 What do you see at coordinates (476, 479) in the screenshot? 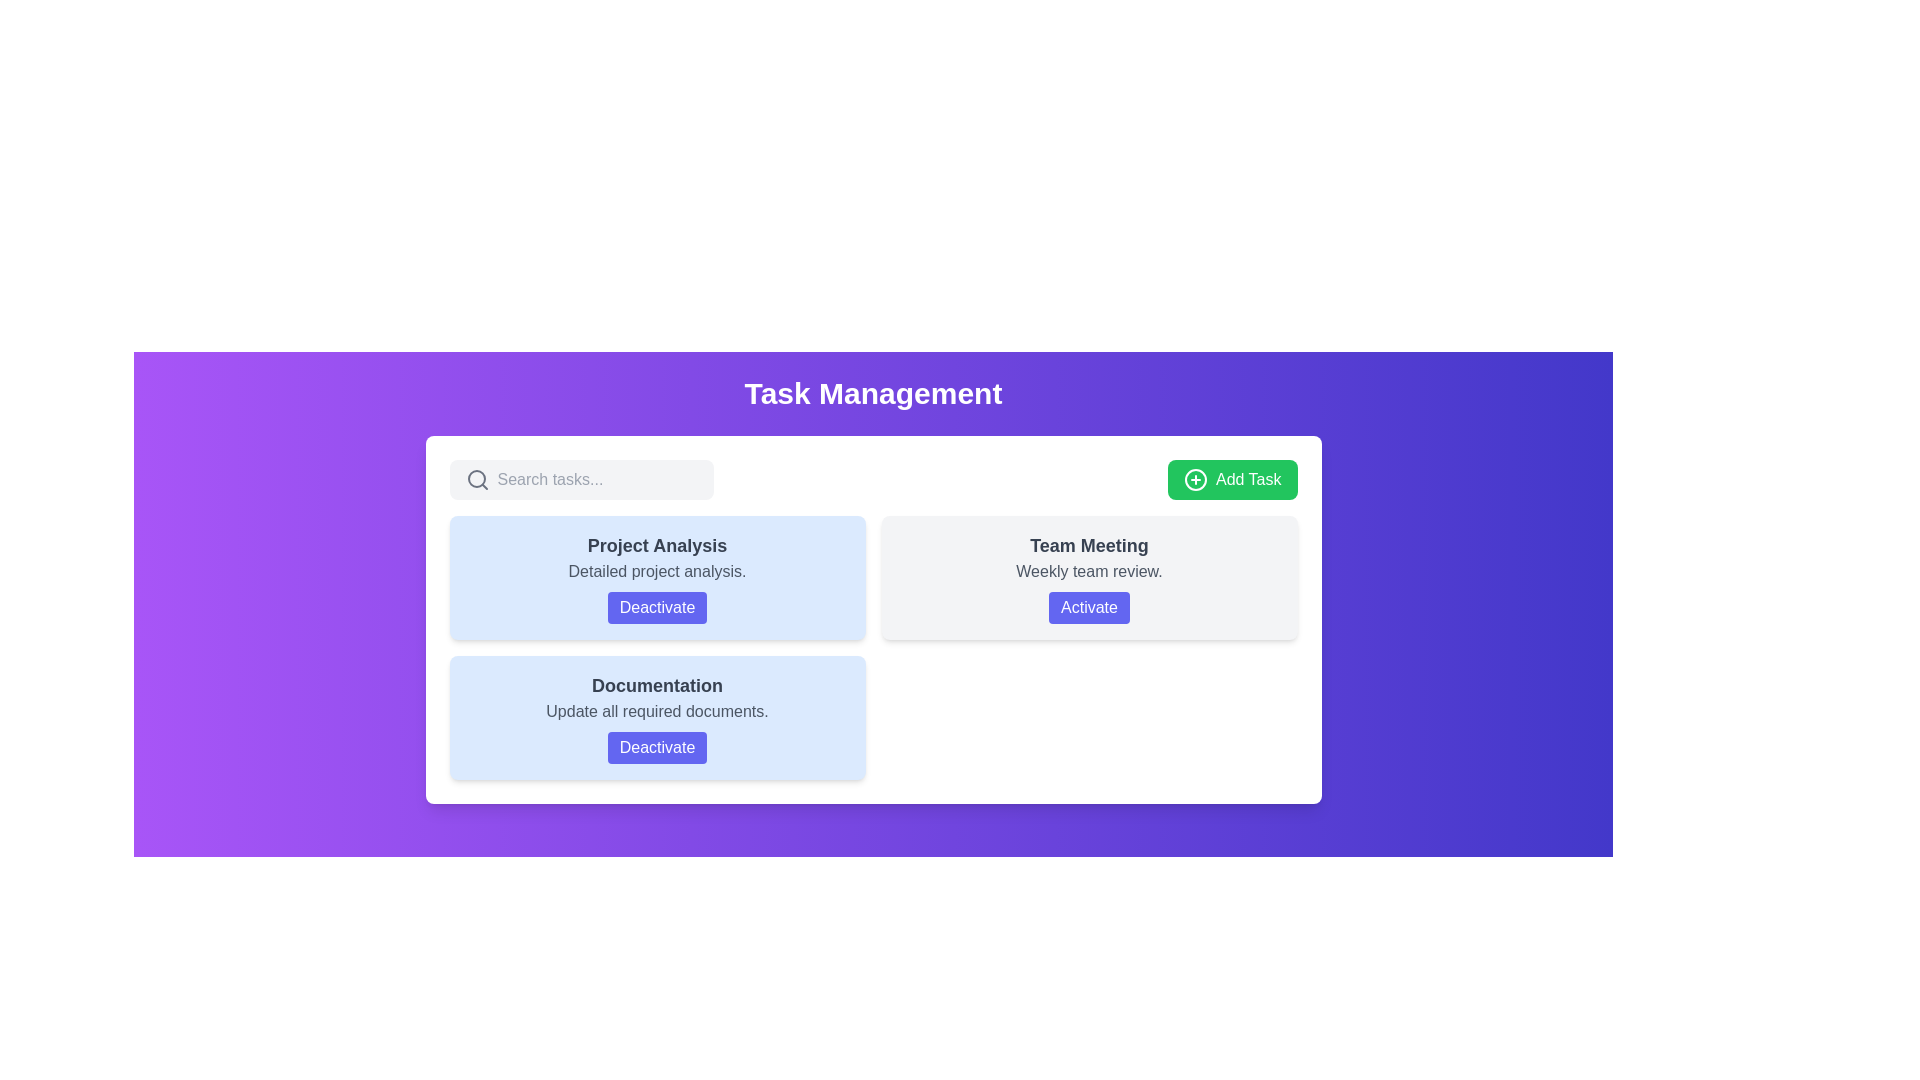
I see `the search icon located in the leftmost portion of the search bar, adjacent to the search input field, below the 'Task Management' header` at bounding box center [476, 479].